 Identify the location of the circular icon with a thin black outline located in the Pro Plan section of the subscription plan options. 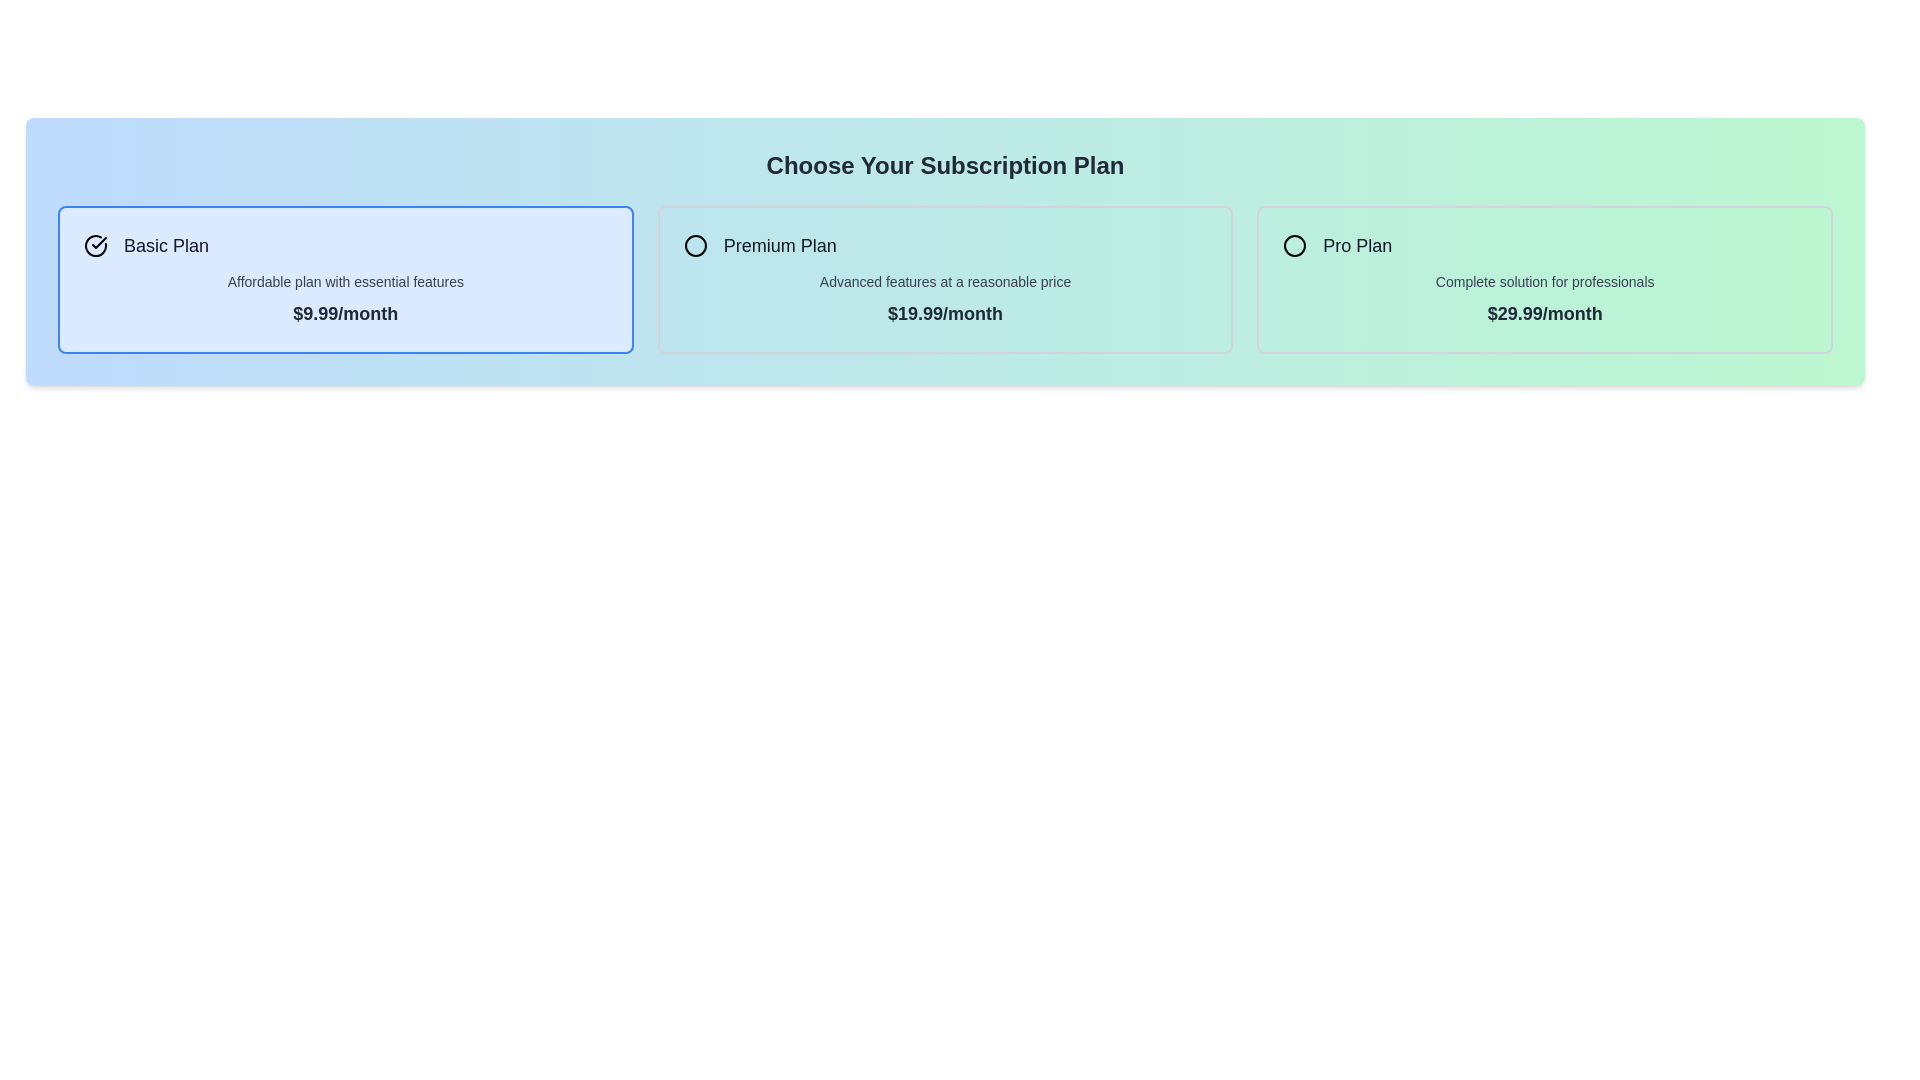
(1295, 245).